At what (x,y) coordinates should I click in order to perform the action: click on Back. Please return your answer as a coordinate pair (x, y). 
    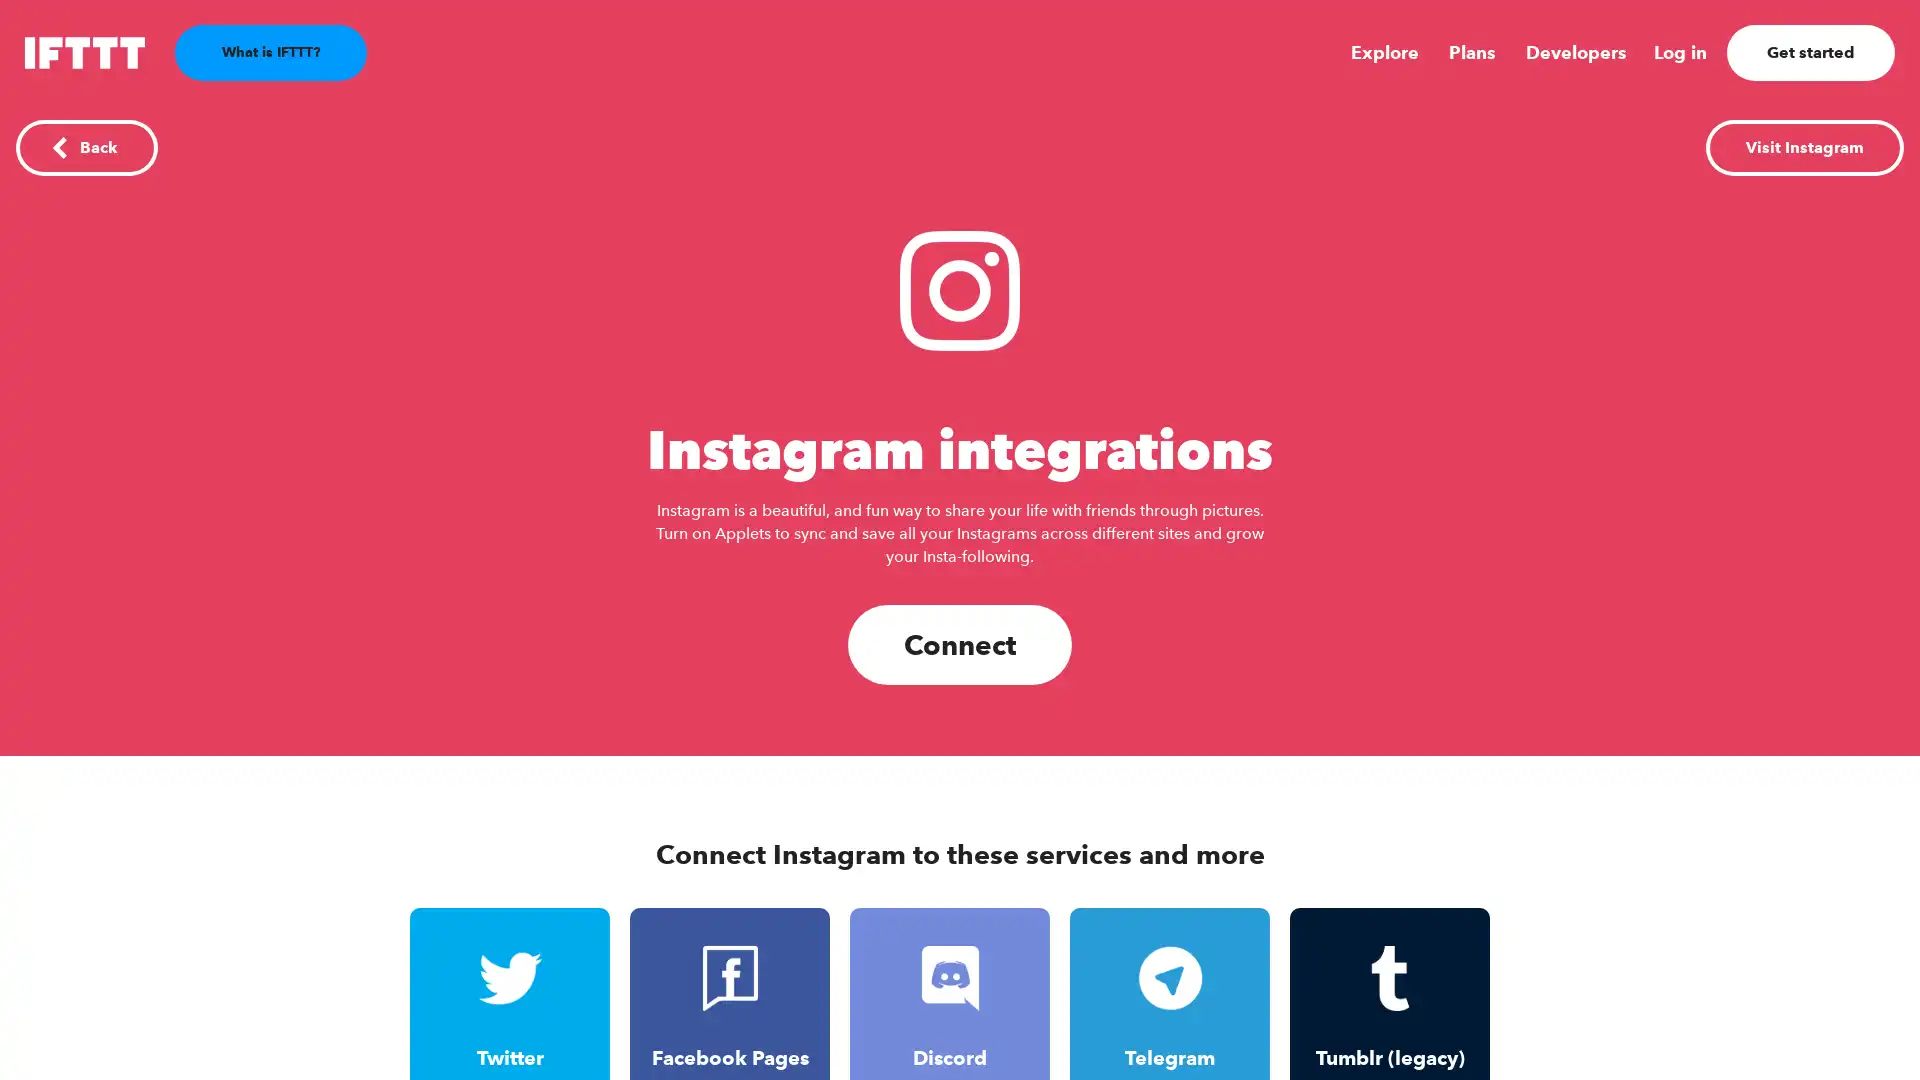
    Looking at the image, I should click on (85, 146).